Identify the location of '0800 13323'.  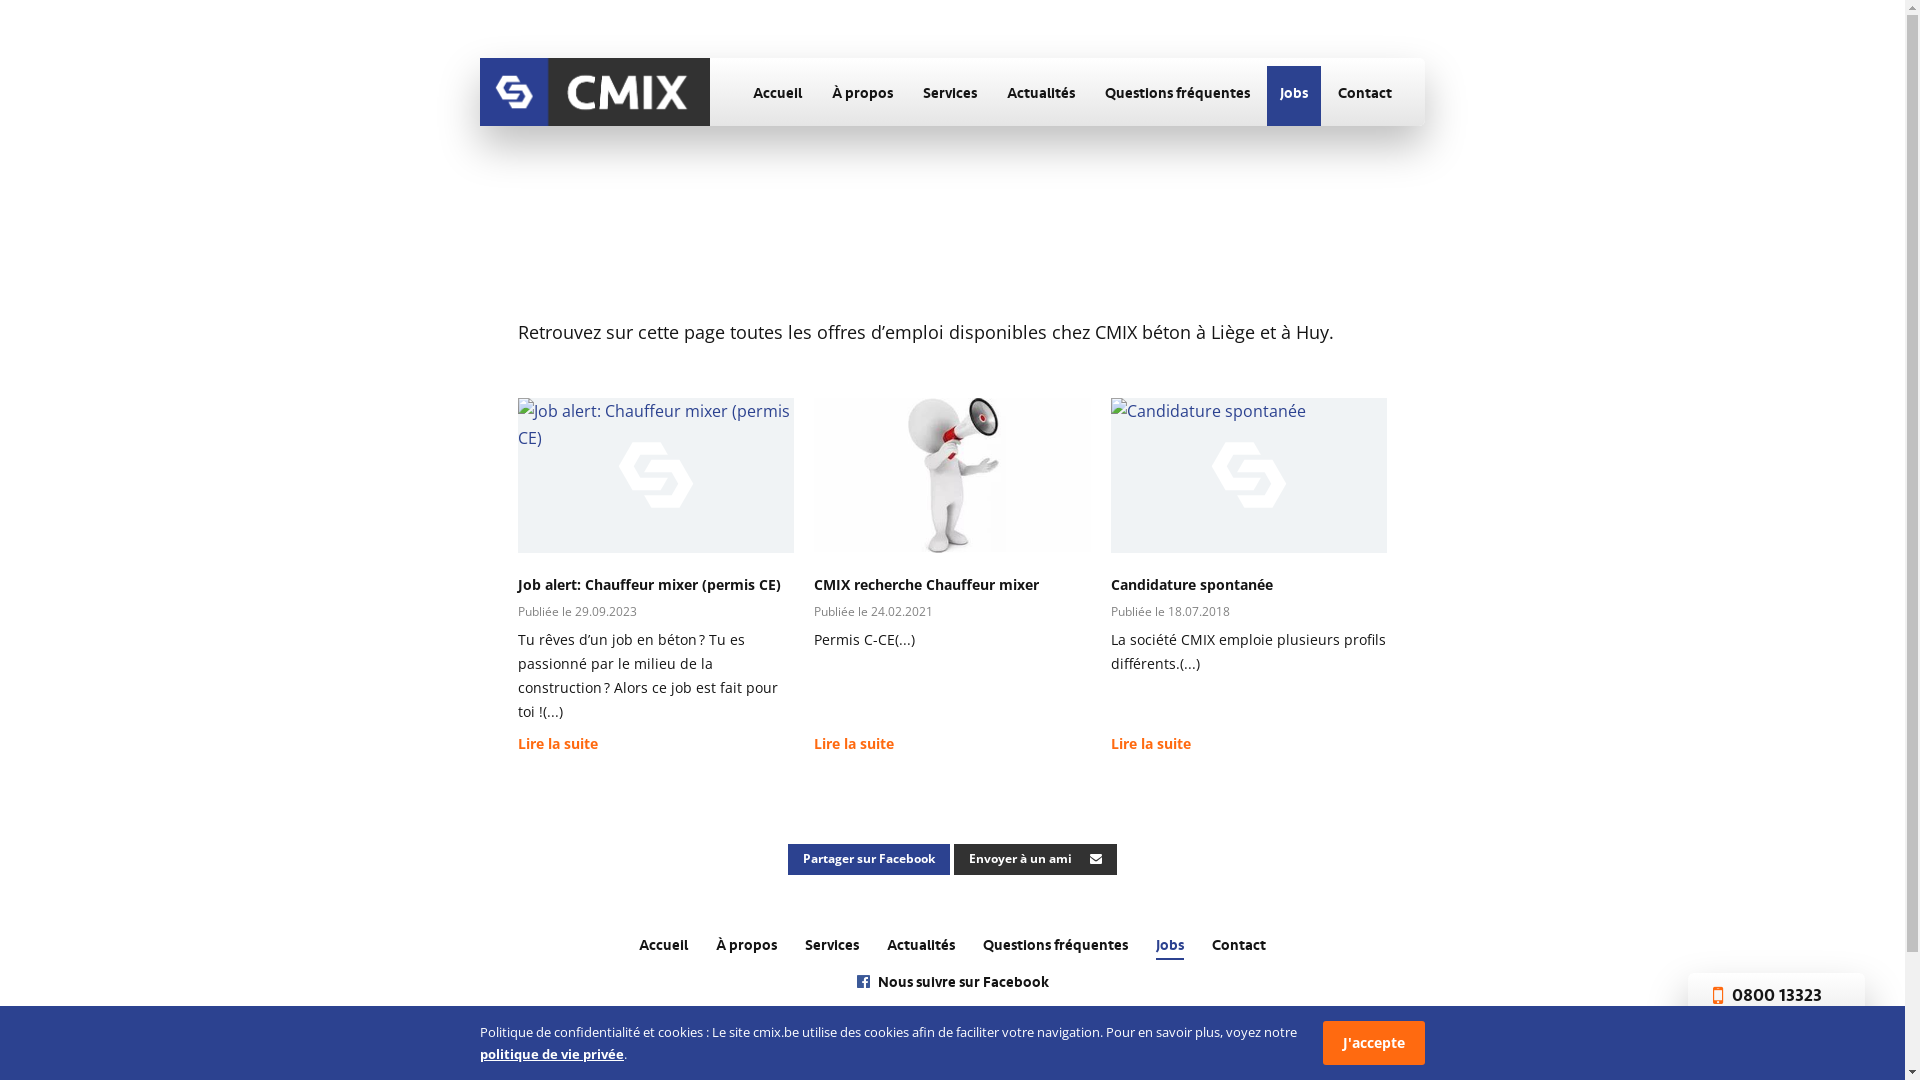
(1707, 996).